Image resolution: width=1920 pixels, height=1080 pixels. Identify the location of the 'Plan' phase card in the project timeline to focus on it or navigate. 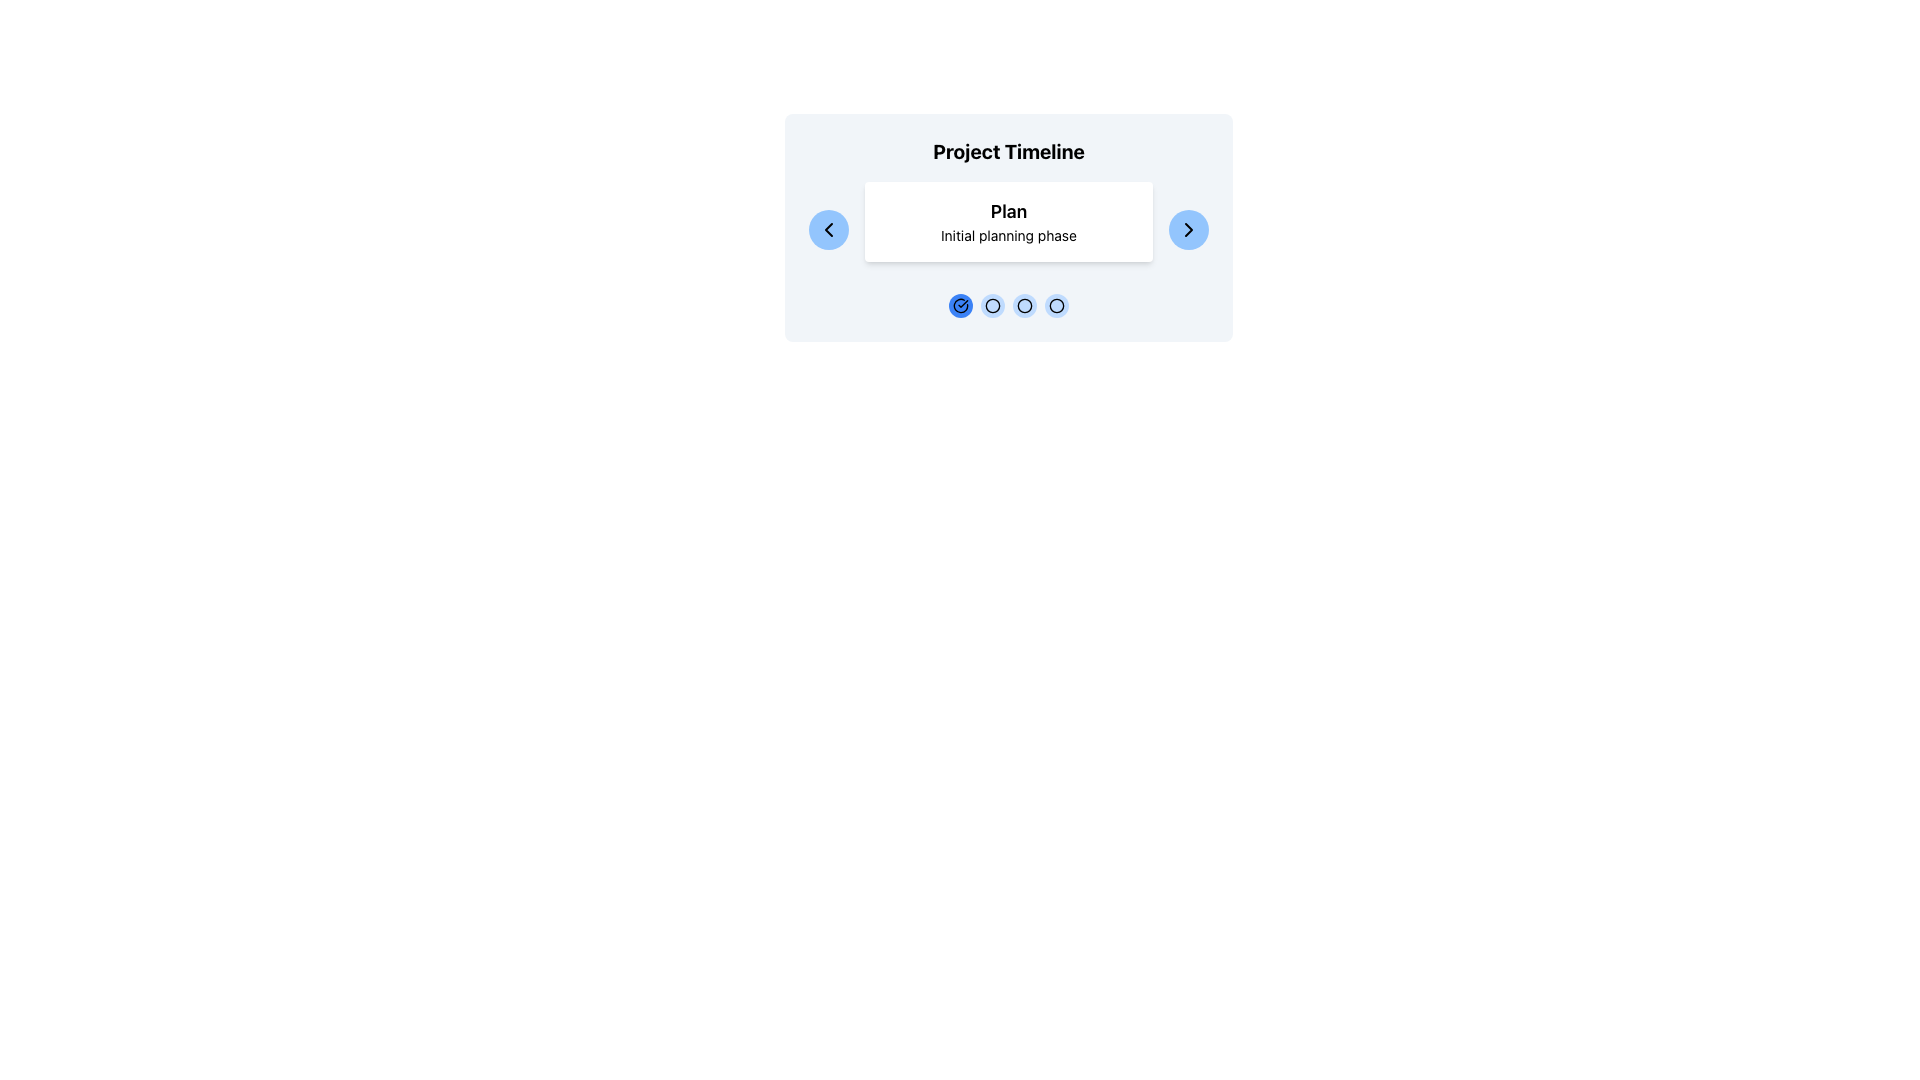
(1008, 229).